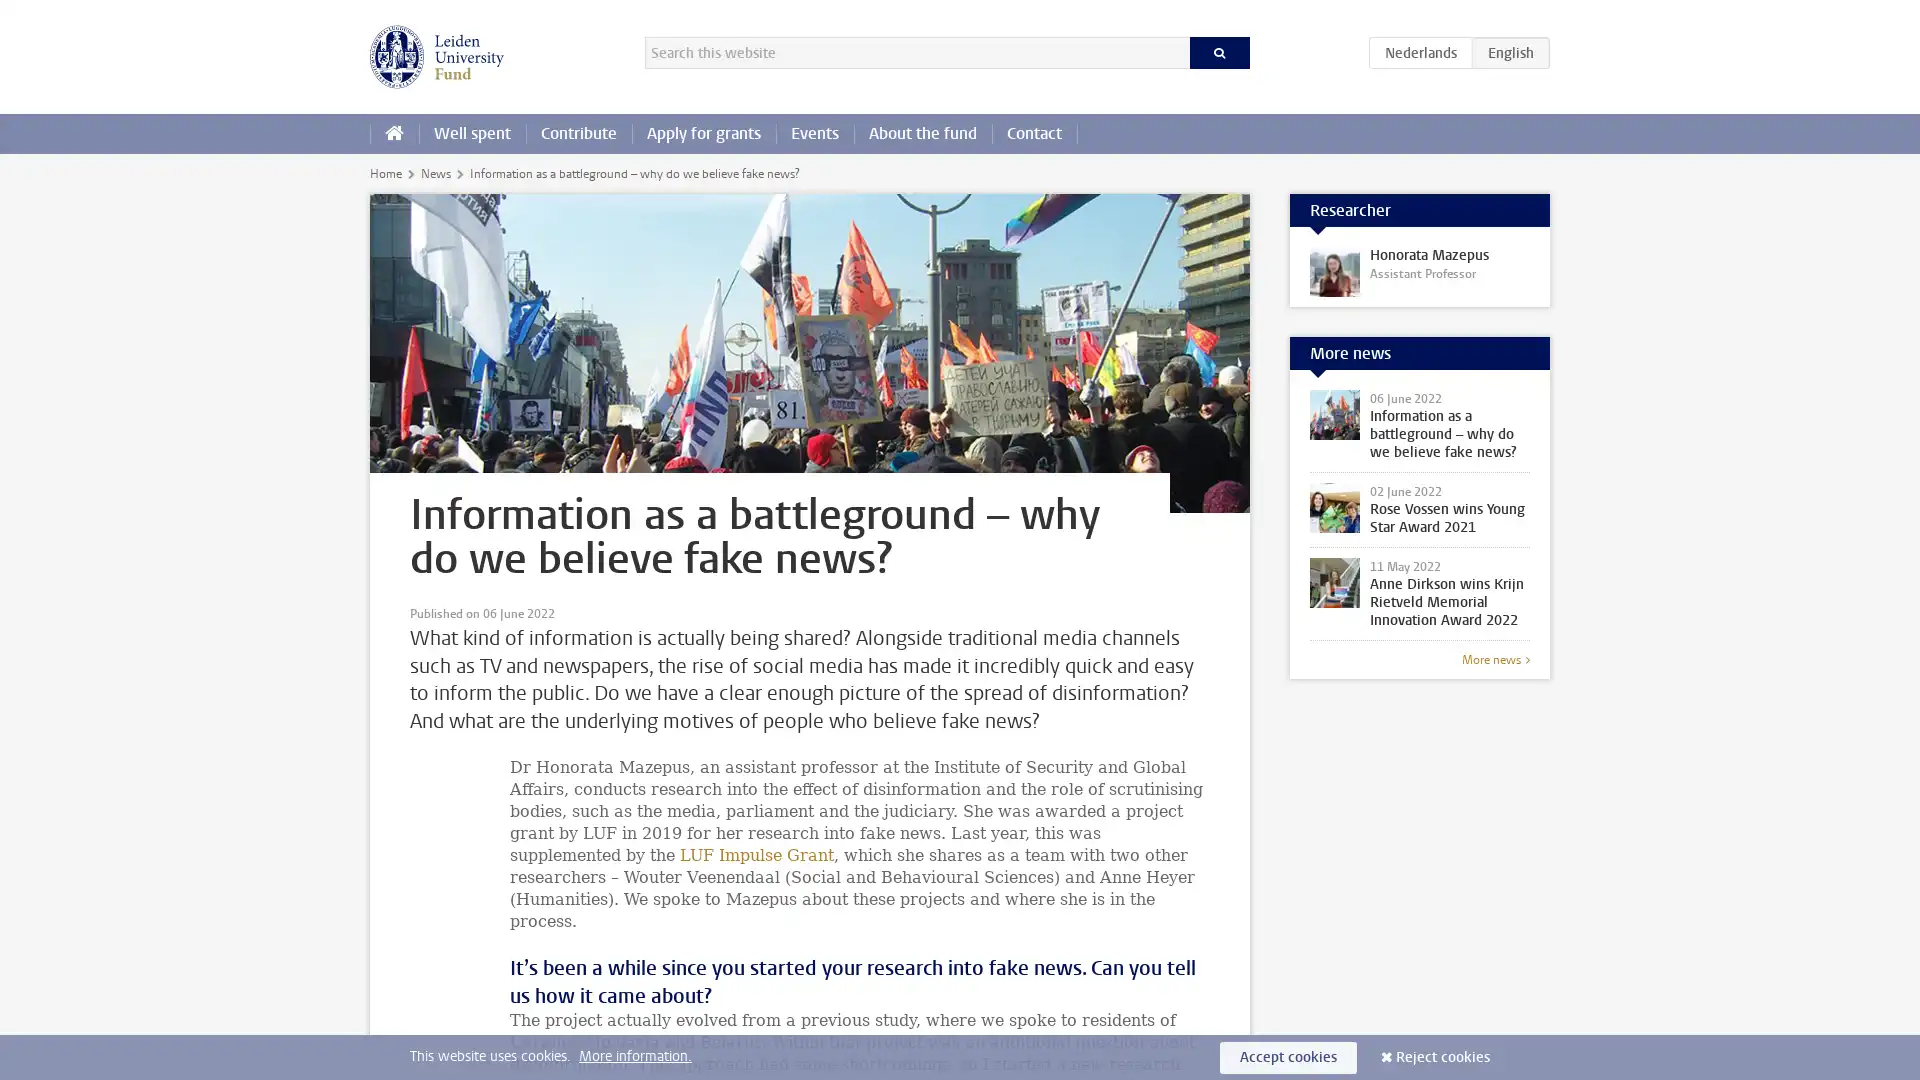  Describe the element at coordinates (1218, 52) in the screenshot. I see `Search` at that location.